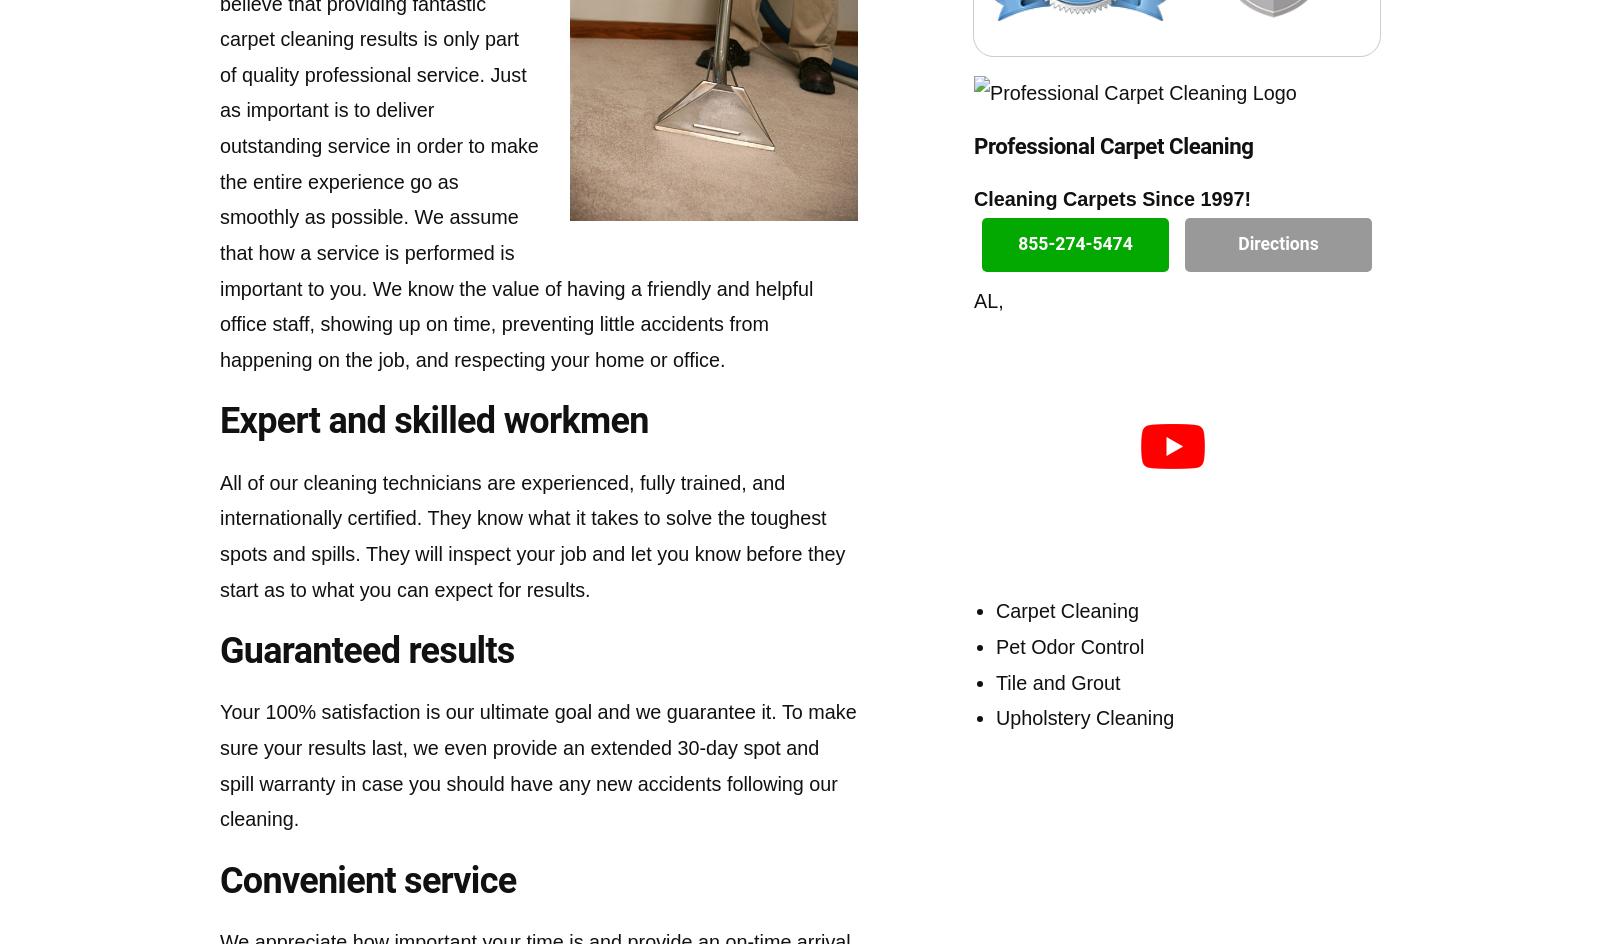 The width and height of the screenshot is (1600, 944). Describe the element at coordinates (531, 534) in the screenshot. I see `'All of our cleaning technicians are experienced, fully trained, and internationally certified. They know what it takes to solve the toughest spots and spills. They will inspect your job and let you know before they start as to what you can expect for results.'` at that location.